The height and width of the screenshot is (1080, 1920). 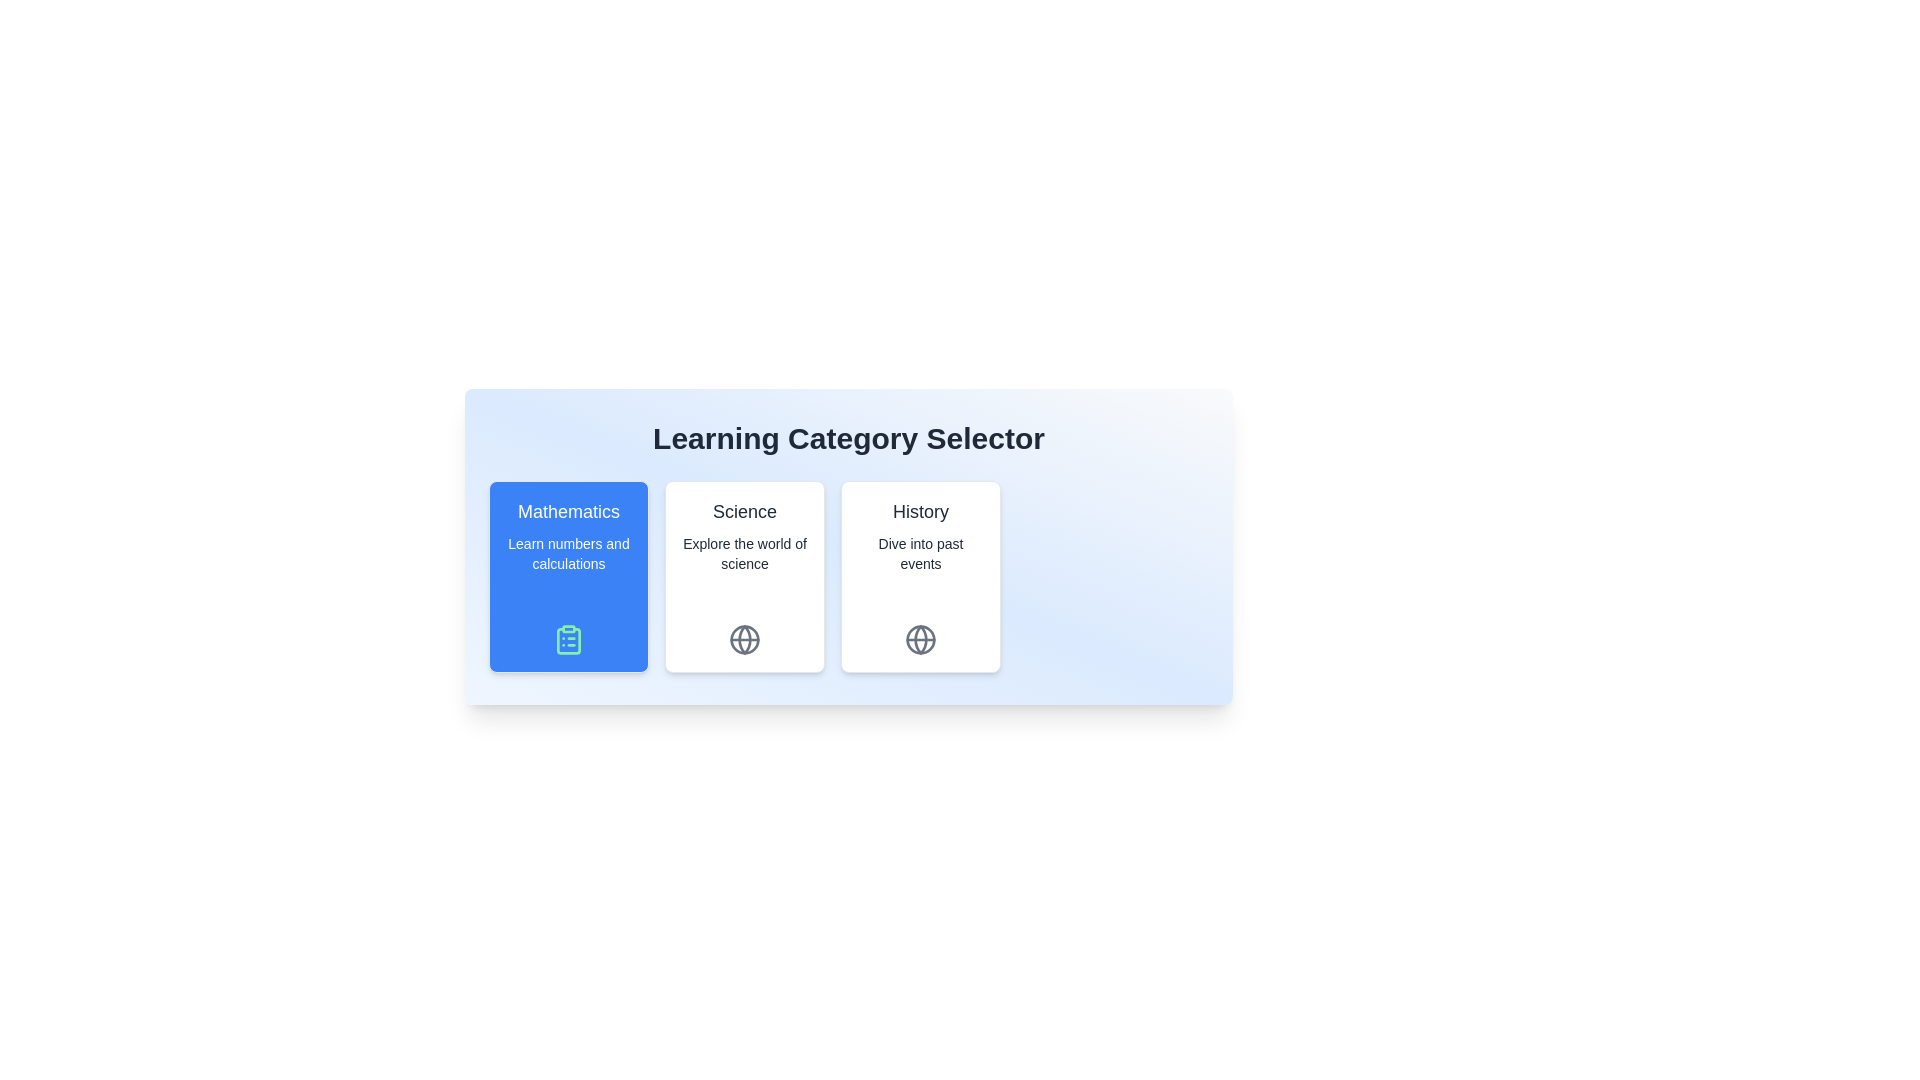 I want to click on the chip corresponding to the category Mathematics, so click(x=568, y=577).